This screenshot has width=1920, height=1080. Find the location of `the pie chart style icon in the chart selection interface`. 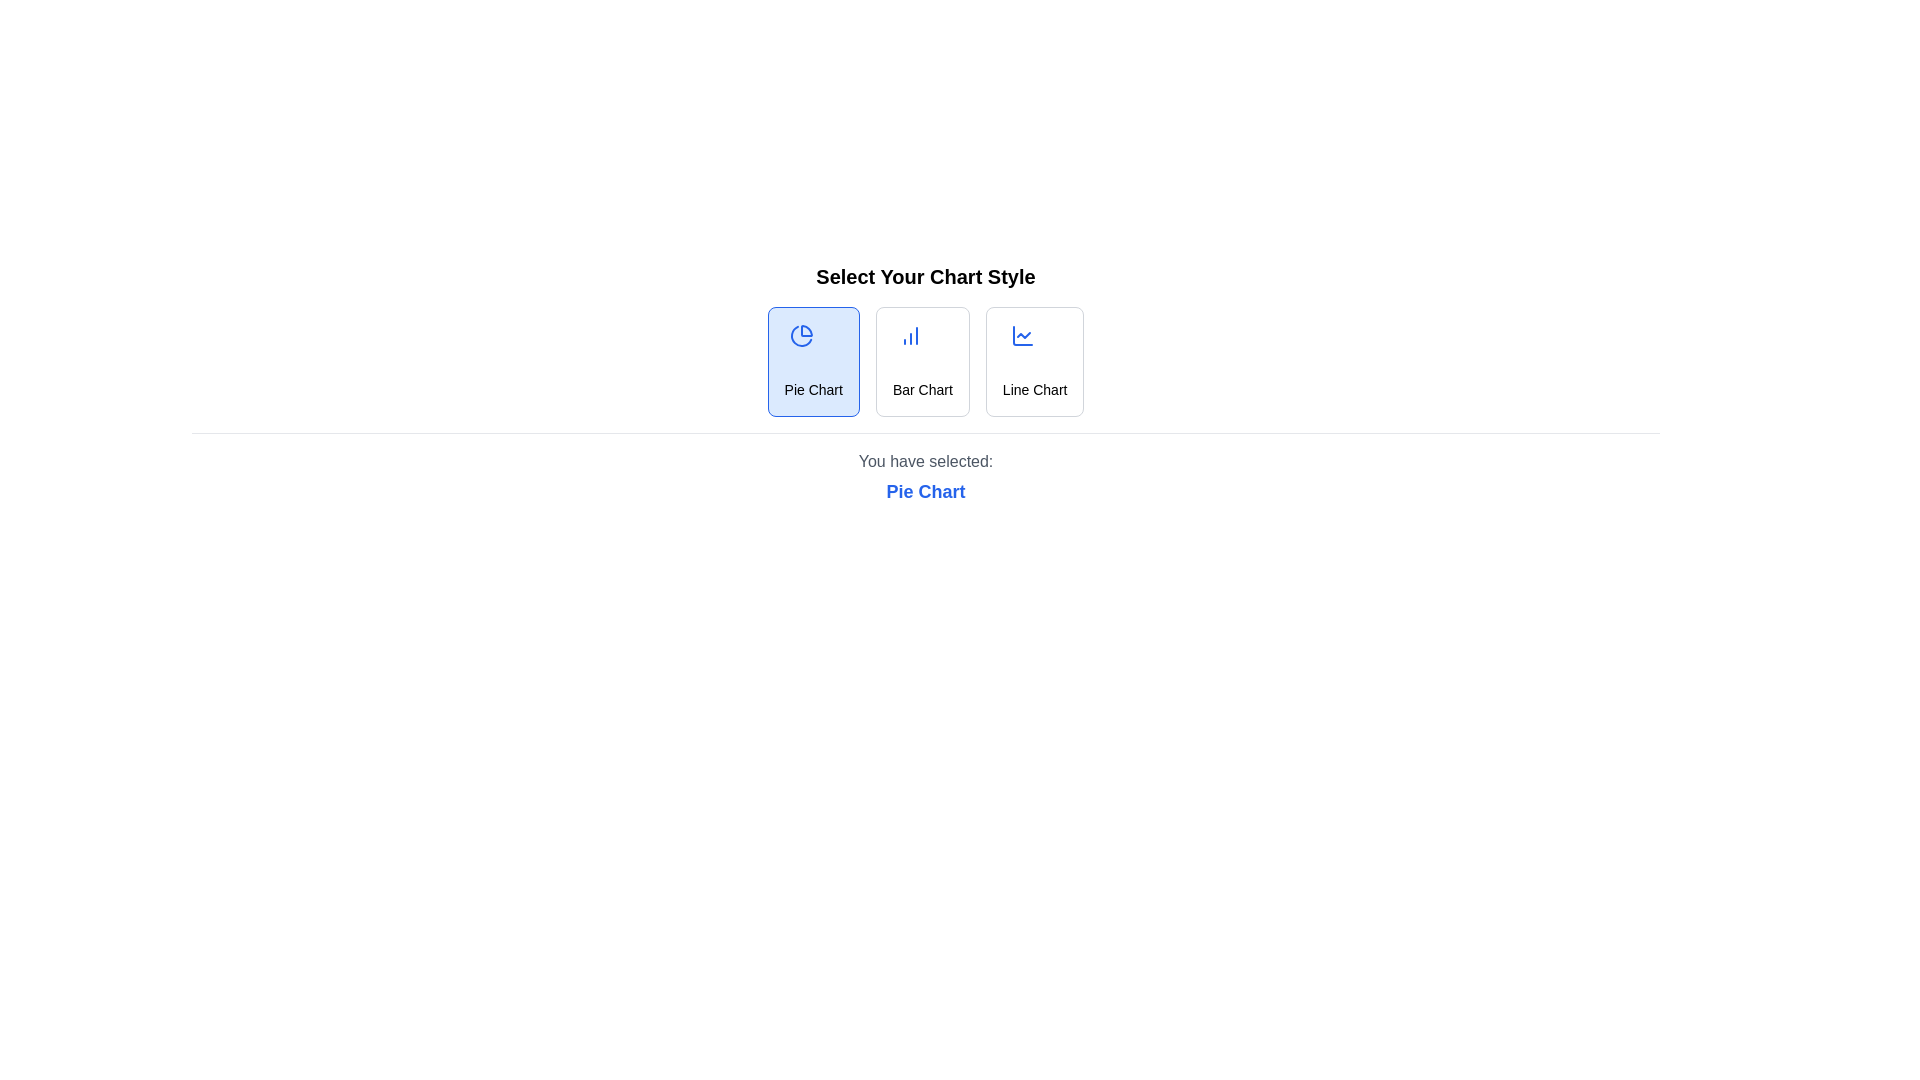

the pie chart style icon in the chart selection interface is located at coordinates (801, 334).